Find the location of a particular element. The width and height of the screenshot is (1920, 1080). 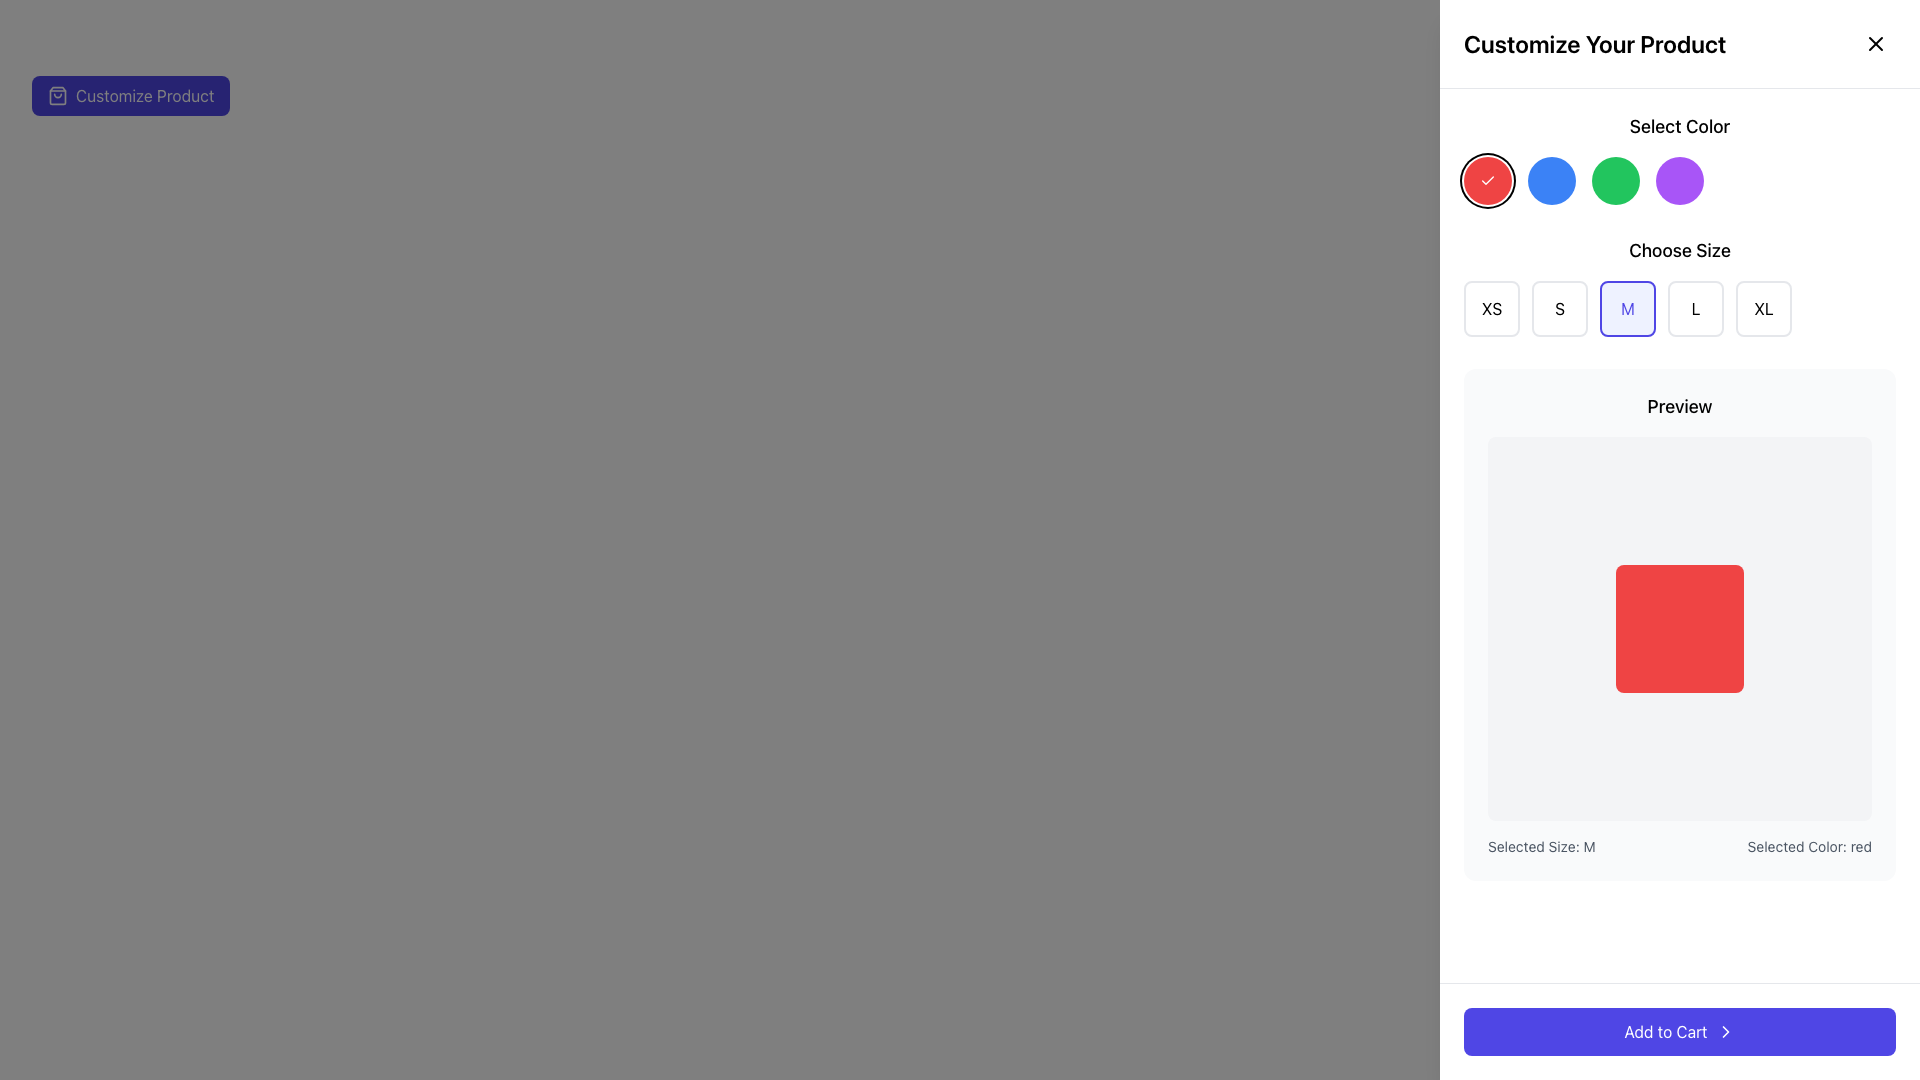

the icon located to the right of the 'Add to Cart' button is located at coordinates (1724, 1032).